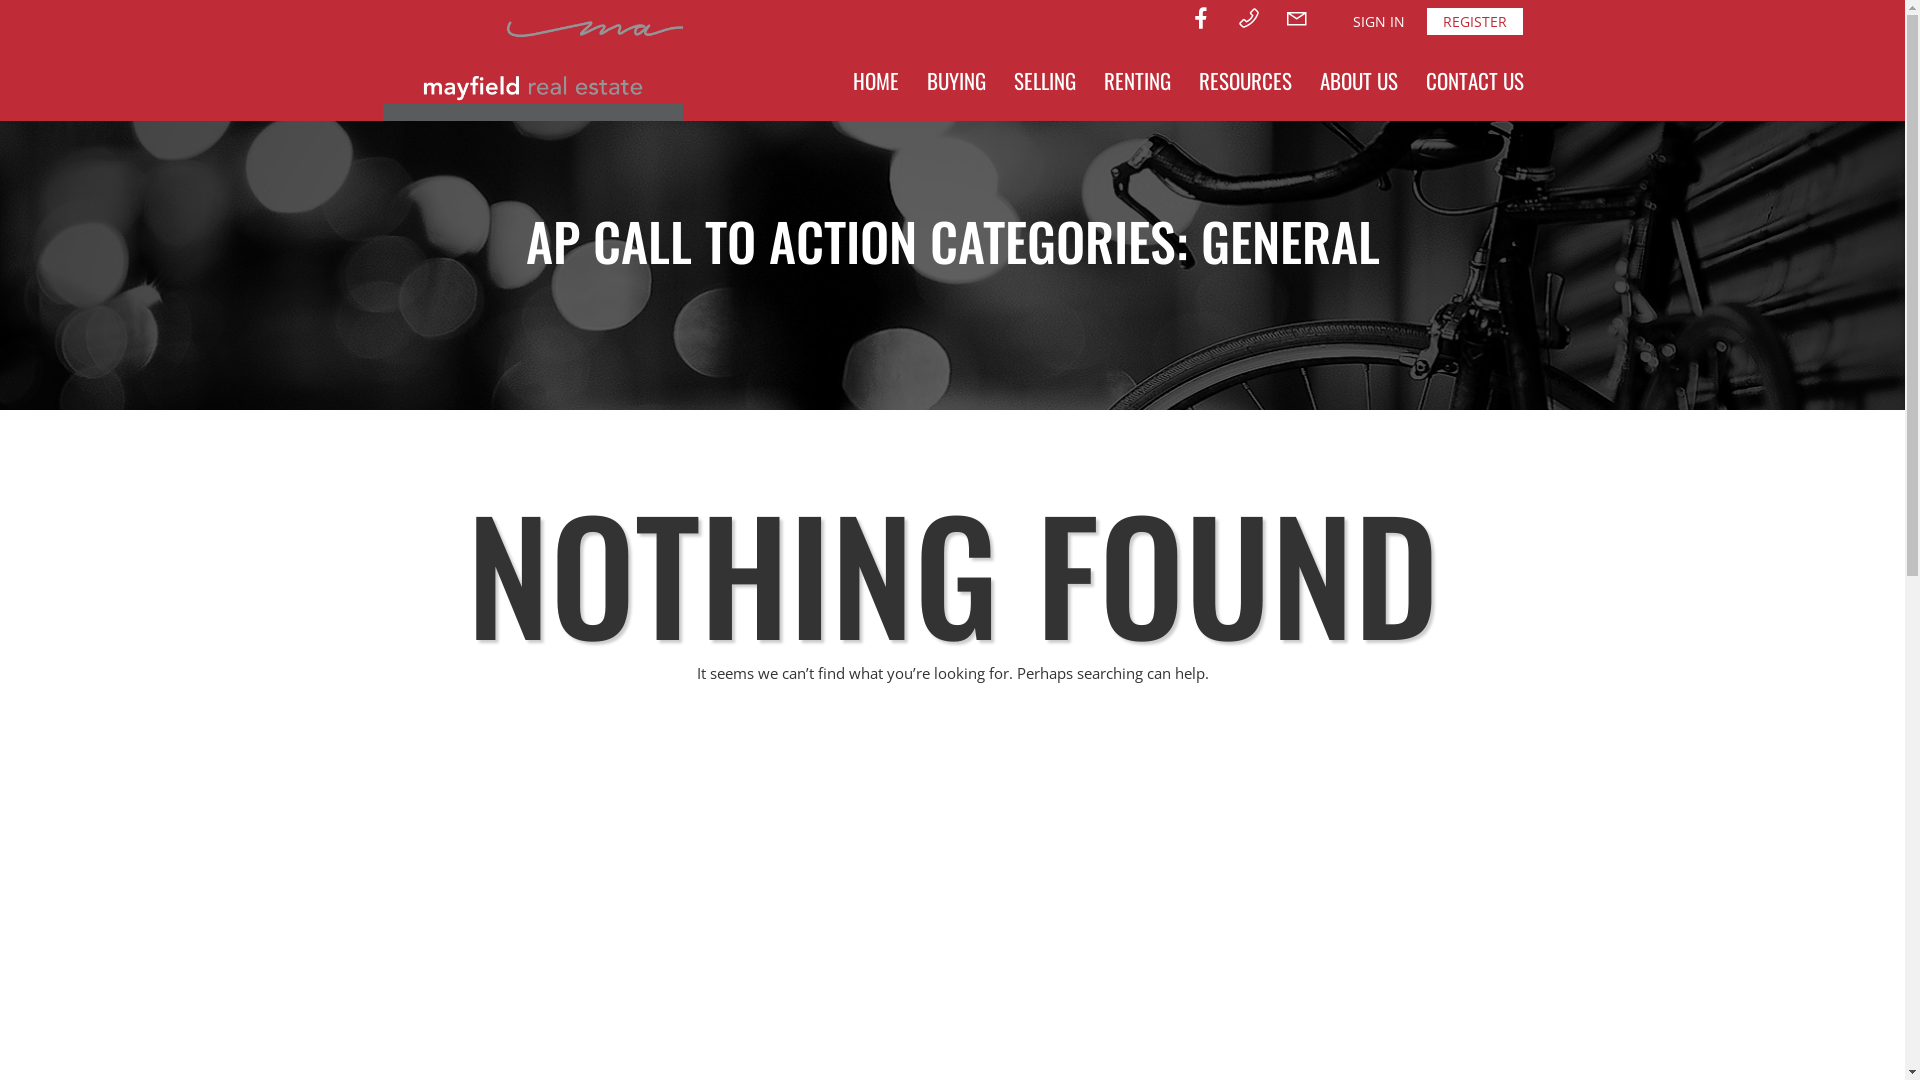 The height and width of the screenshot is (1080, 1920). Describe the element at coordinates (1088, 80) in the screenshot. I see `'RENTING'` at that location.